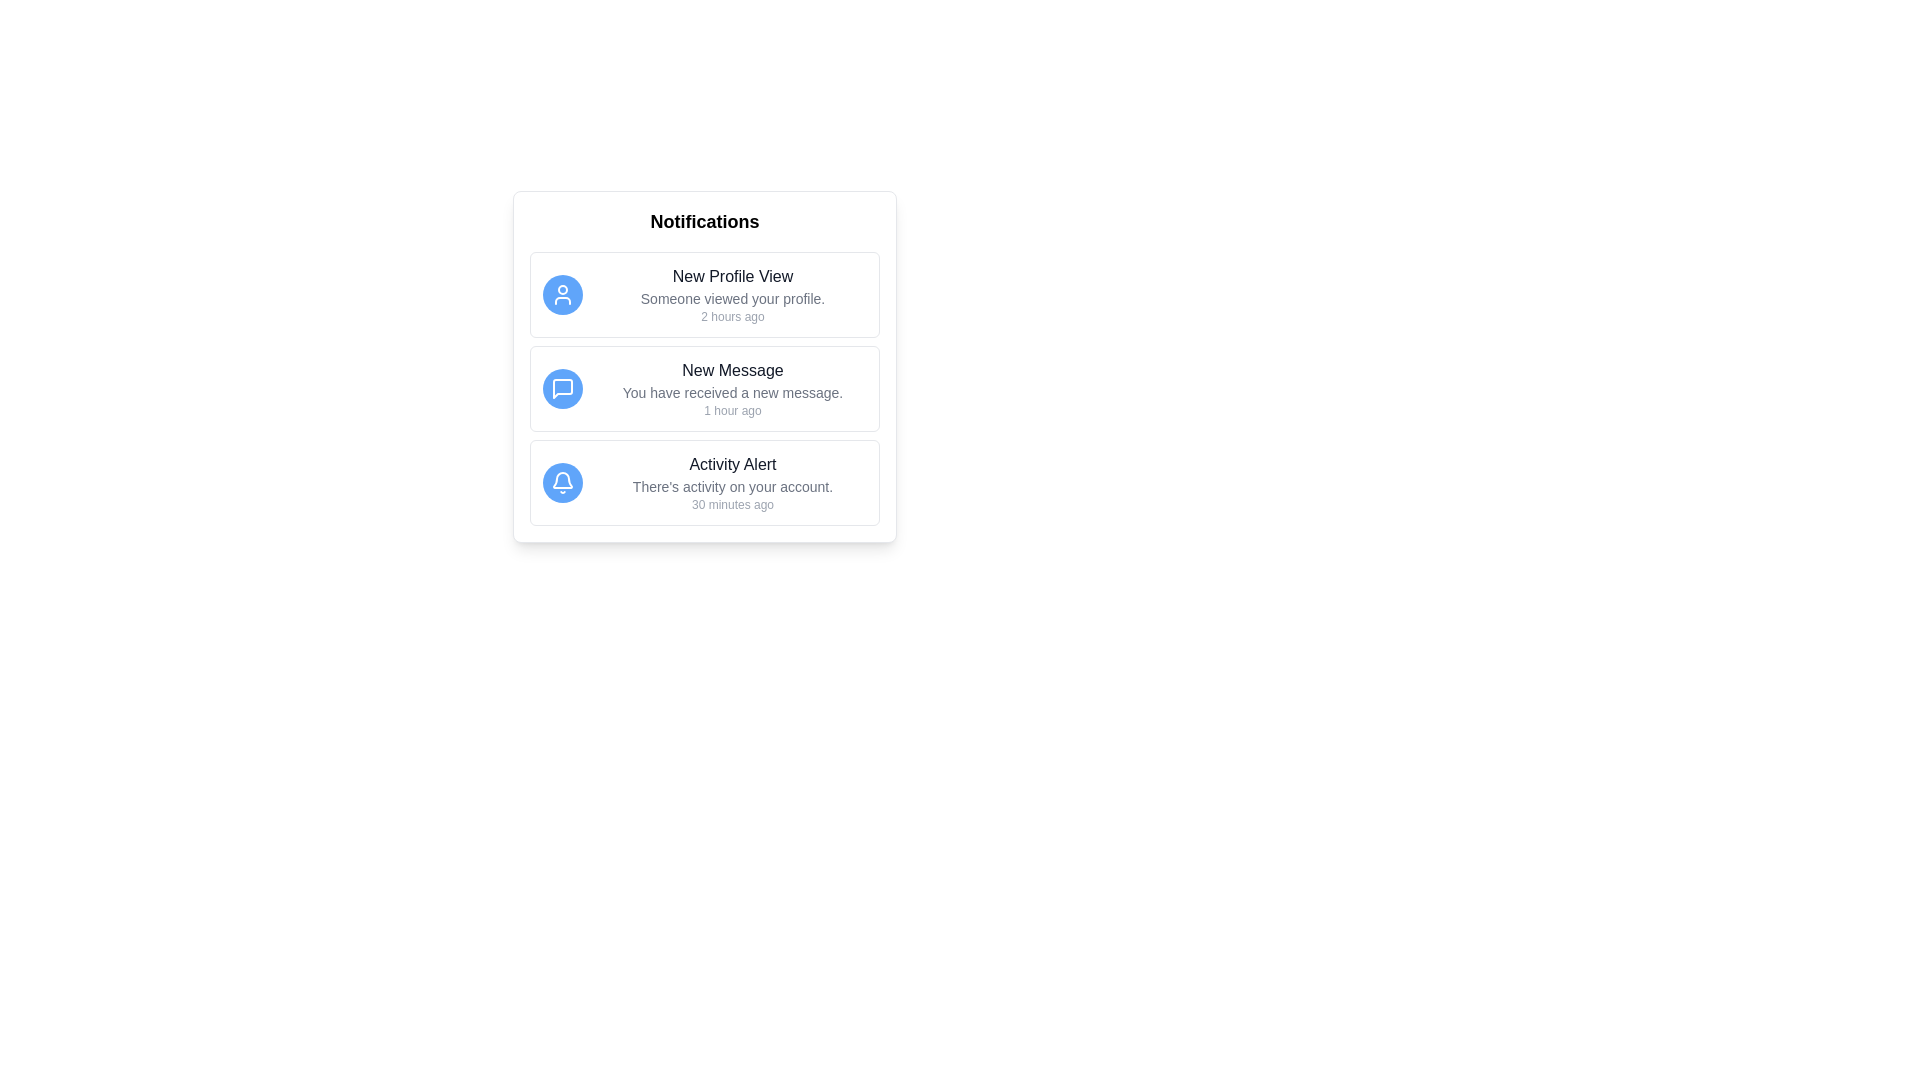 This screenshot has height=1080, width=1920. Describe the element at coordinates (561, 389) in the screenshot. I see `the speech bubble icon located within the 'New Message' notification, which indicates a communication-related symbol` at that location.